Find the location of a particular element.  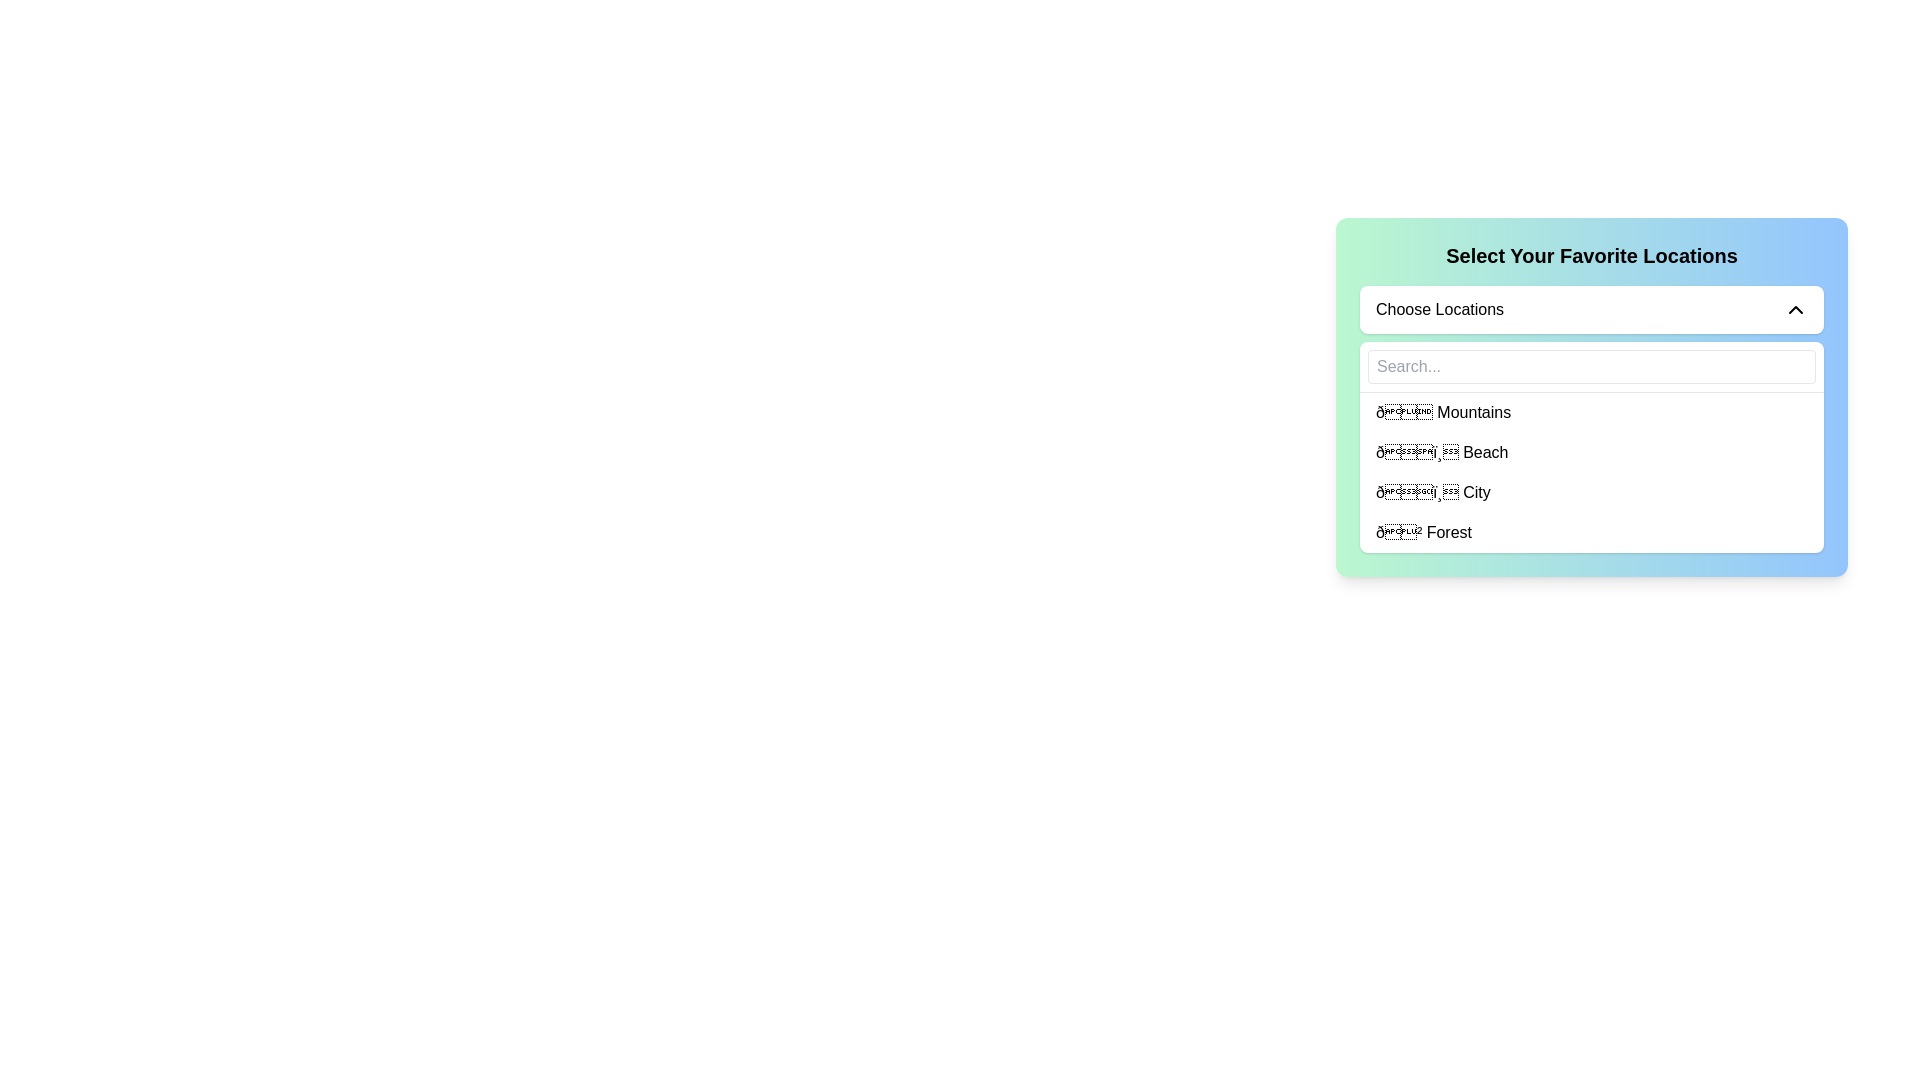

the '🏖️ Beach' icon in the dropdown options list, which is the first item below the search field in the upper right area of the interface is located at coordinates (1416, 452).